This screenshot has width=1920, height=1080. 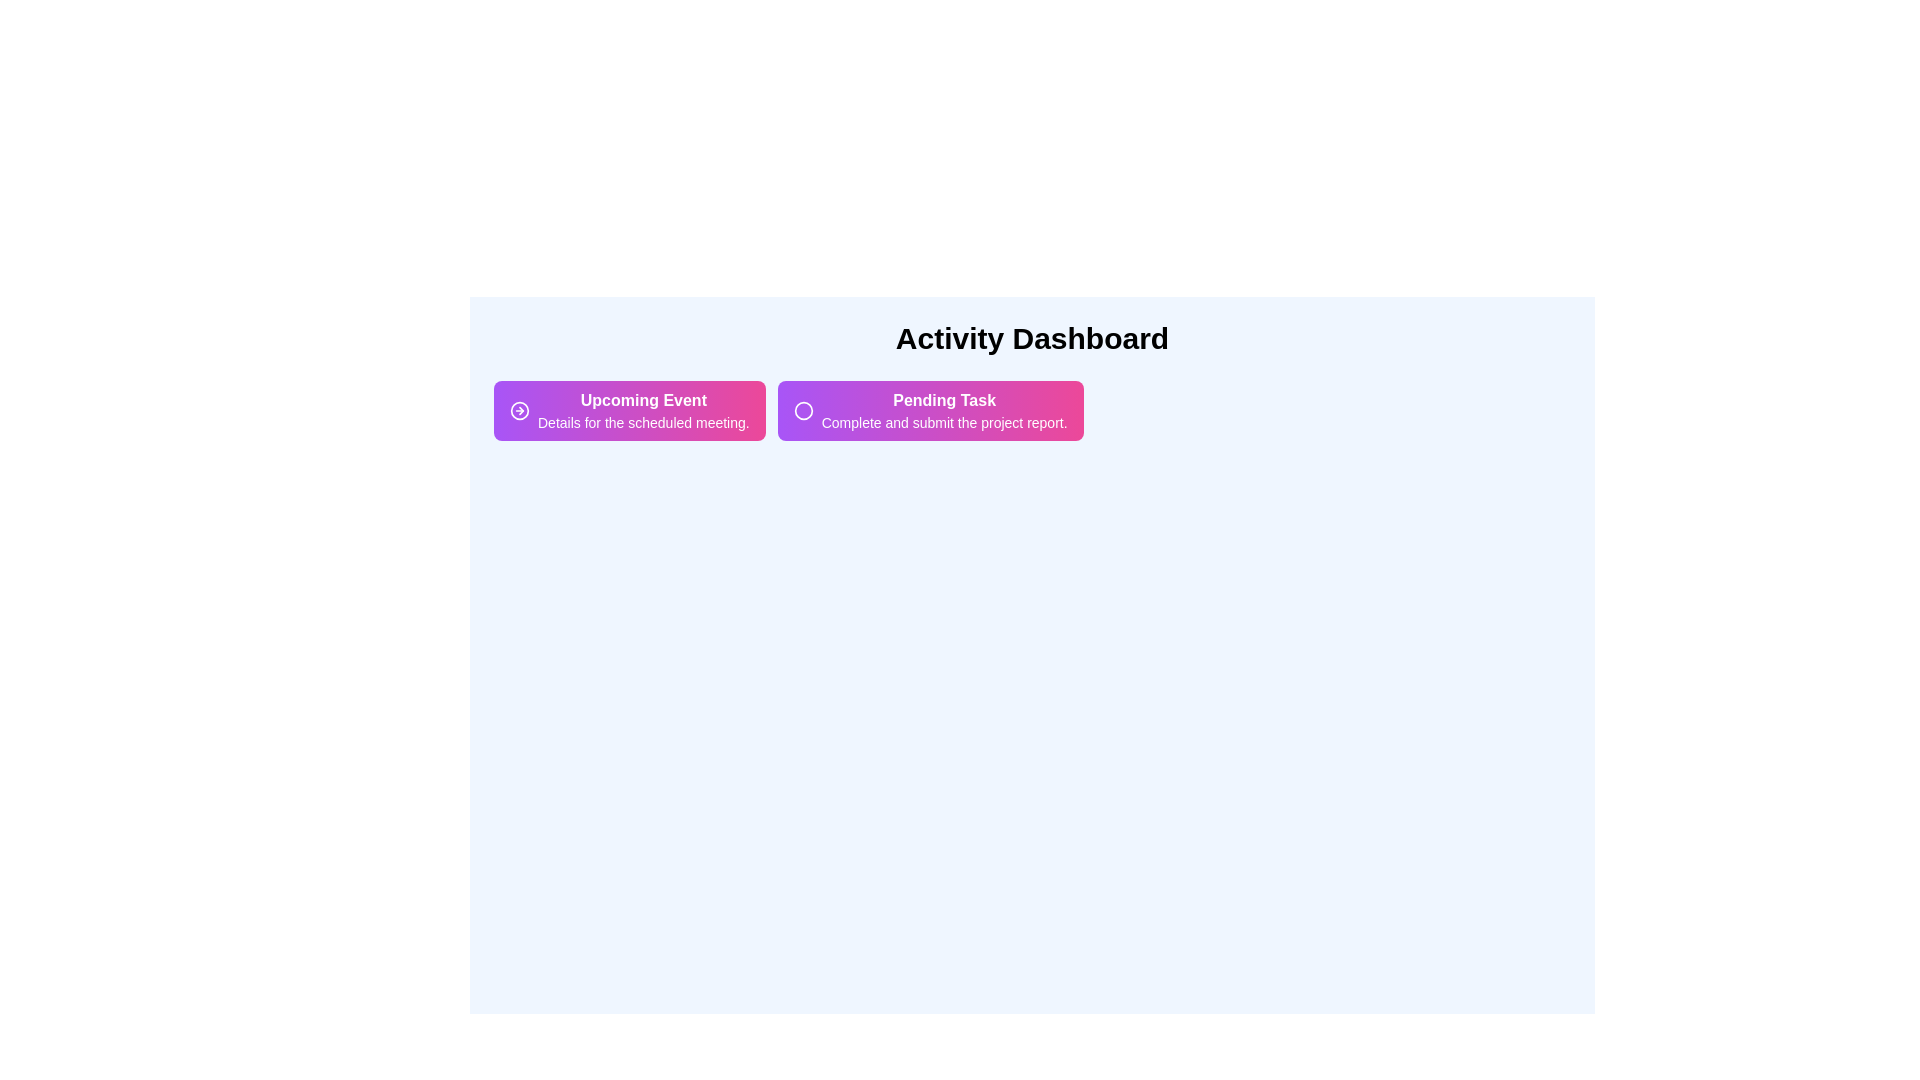 What do you see at coordinates (627, 410) in the screenshot?
I see `the activity chip labeled 'Upcoming Event' to trigger its visual feedback` at bounding box center [627, 410].